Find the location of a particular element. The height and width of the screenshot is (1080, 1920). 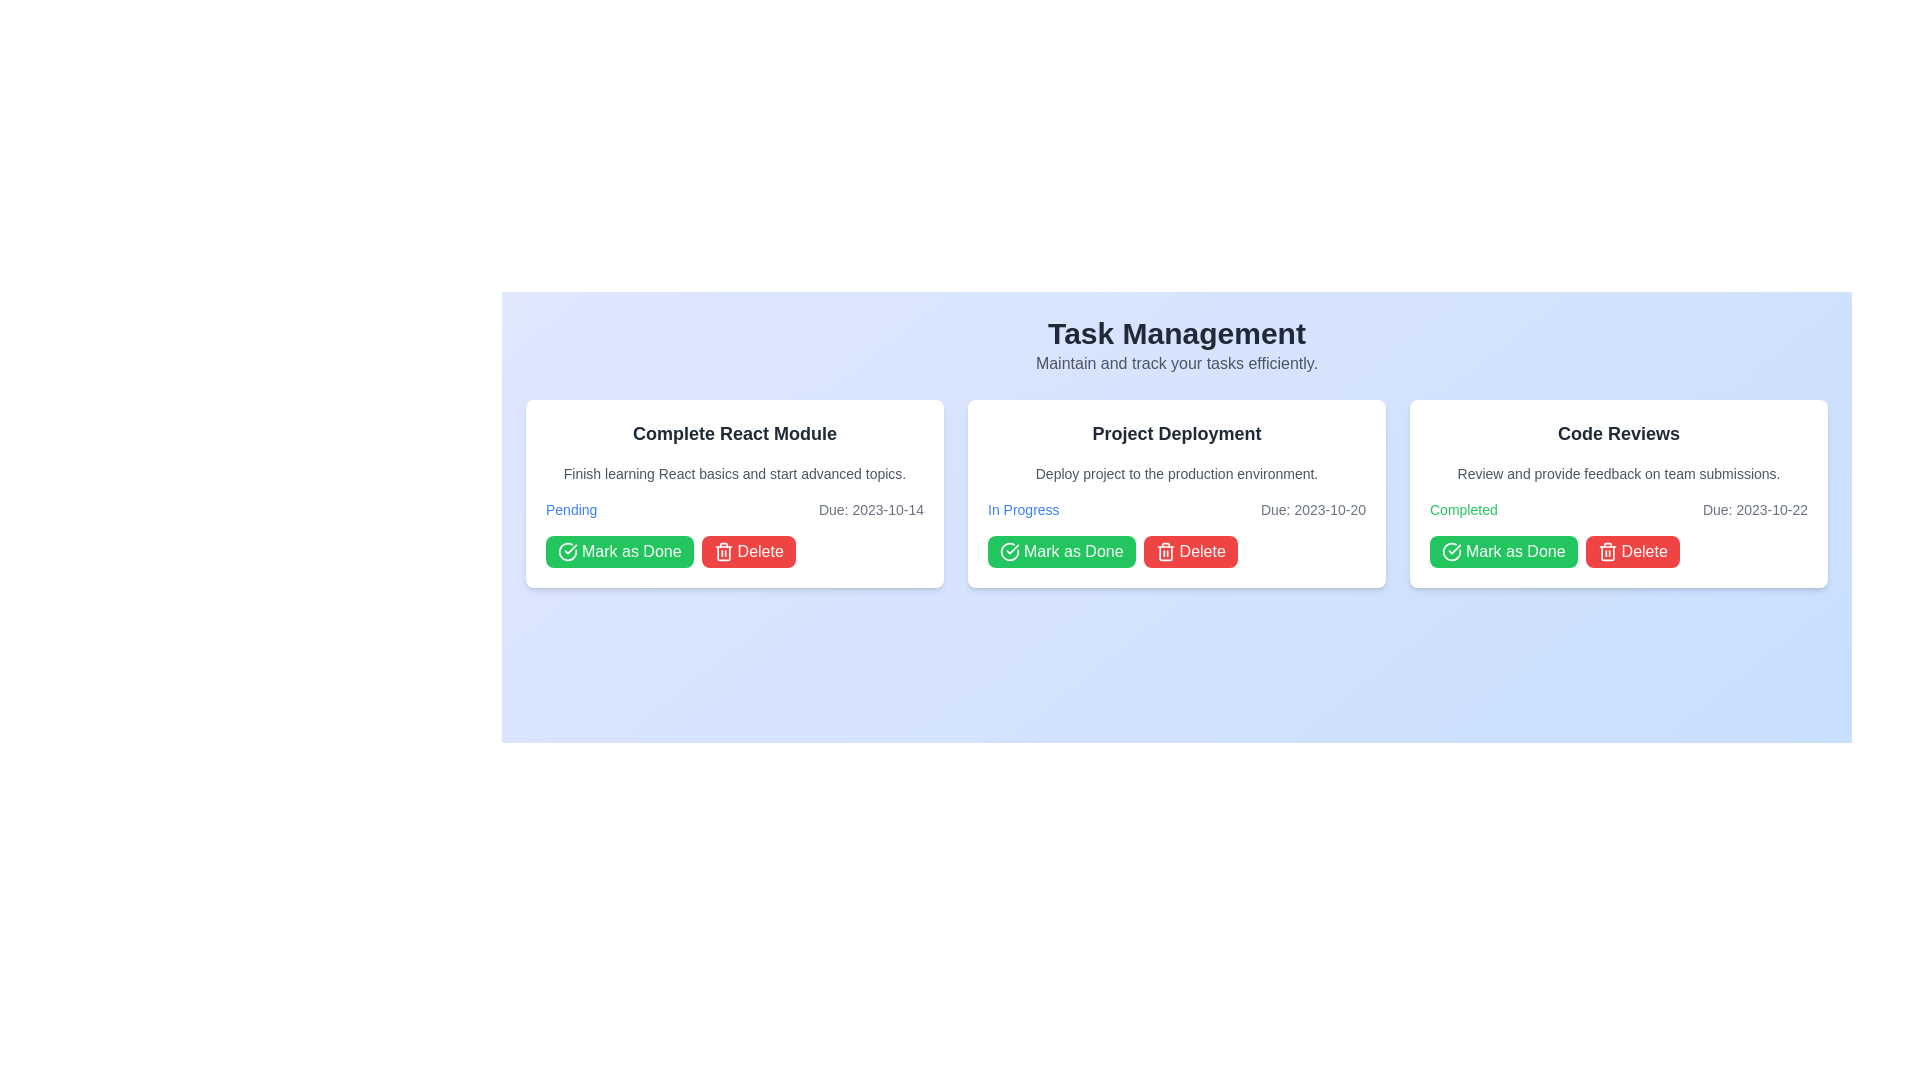

text that says 'Maintain and track your tasks efficiently.' which is styled in gray and located below the 'Task Management' header is located at coordinates (1176, 363).